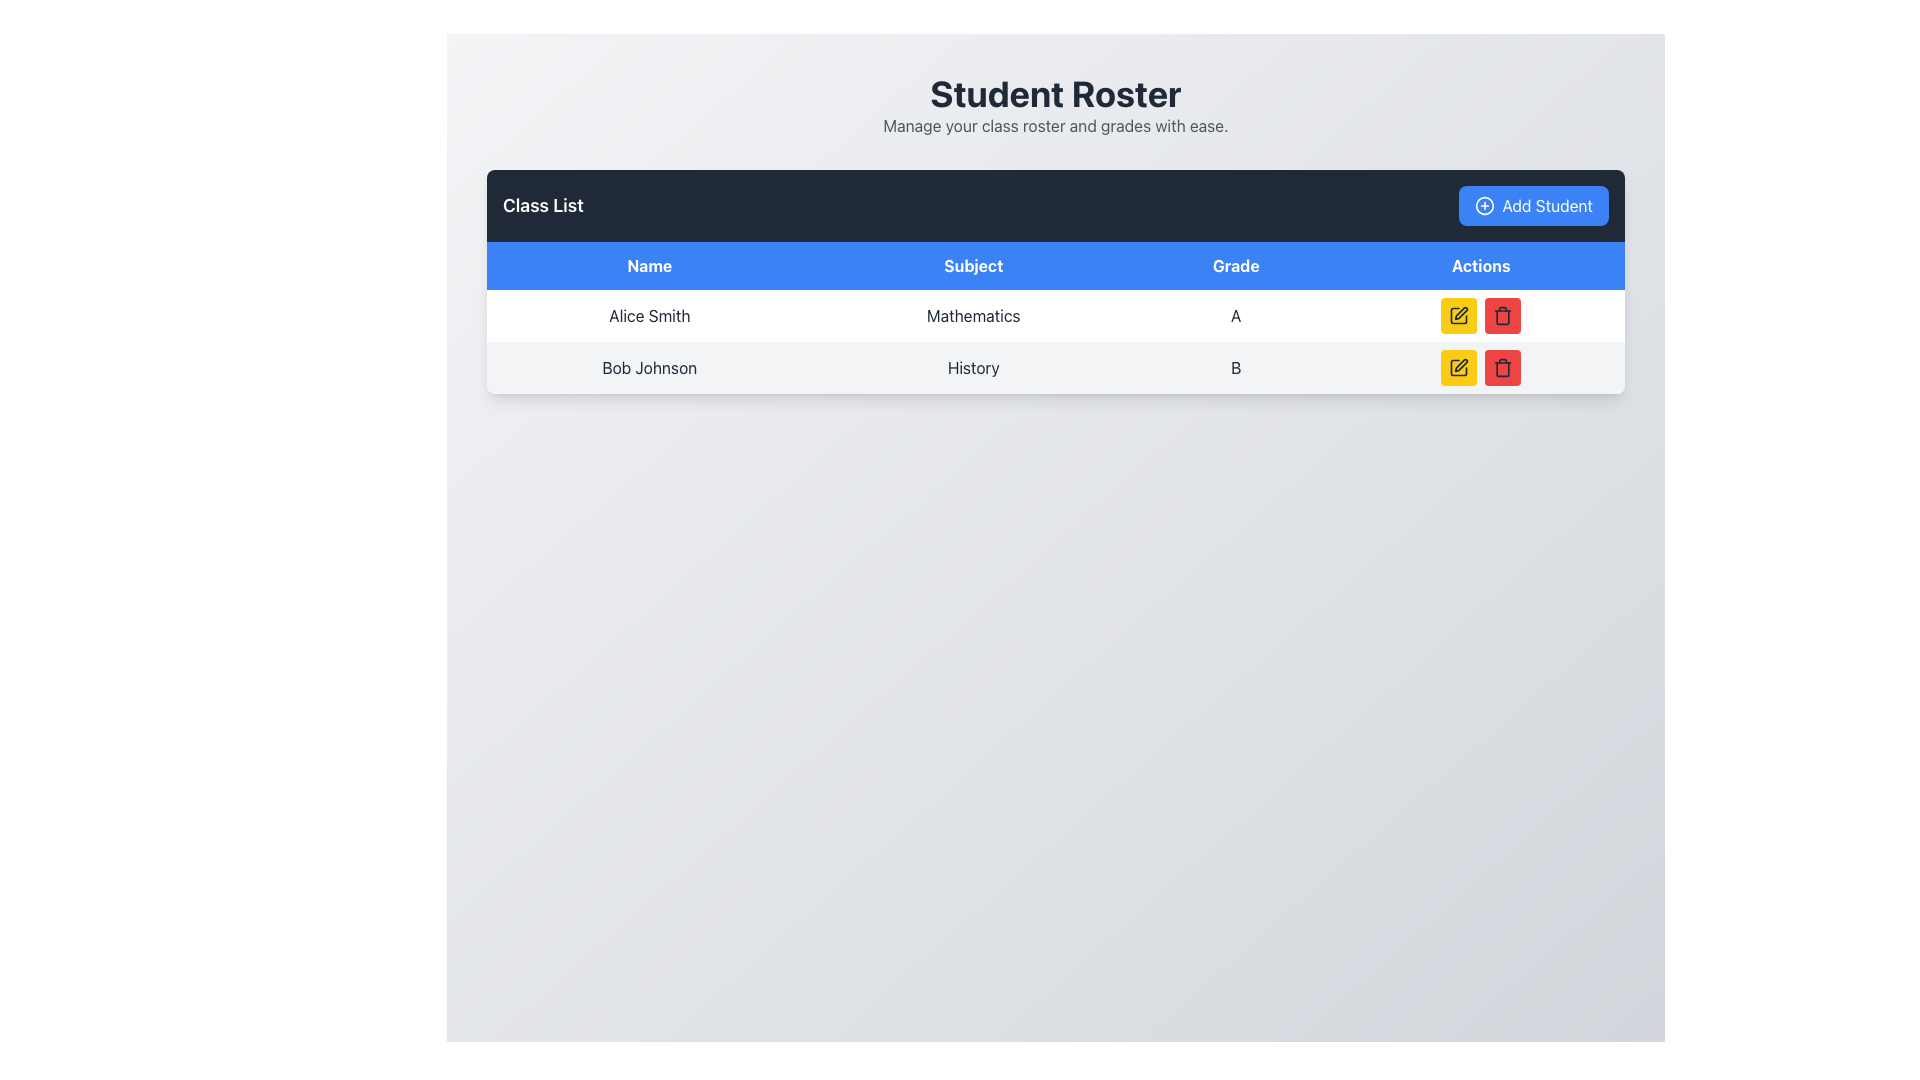  What do you see at coordinates (1481, 265) in the screenshot?
I see `the Table Column Header that is the fourth and last visible item in the row of headers, located to the right of the 'Grade' header, which contains action buttons for user interaction` at bounding box center [1481, 265].